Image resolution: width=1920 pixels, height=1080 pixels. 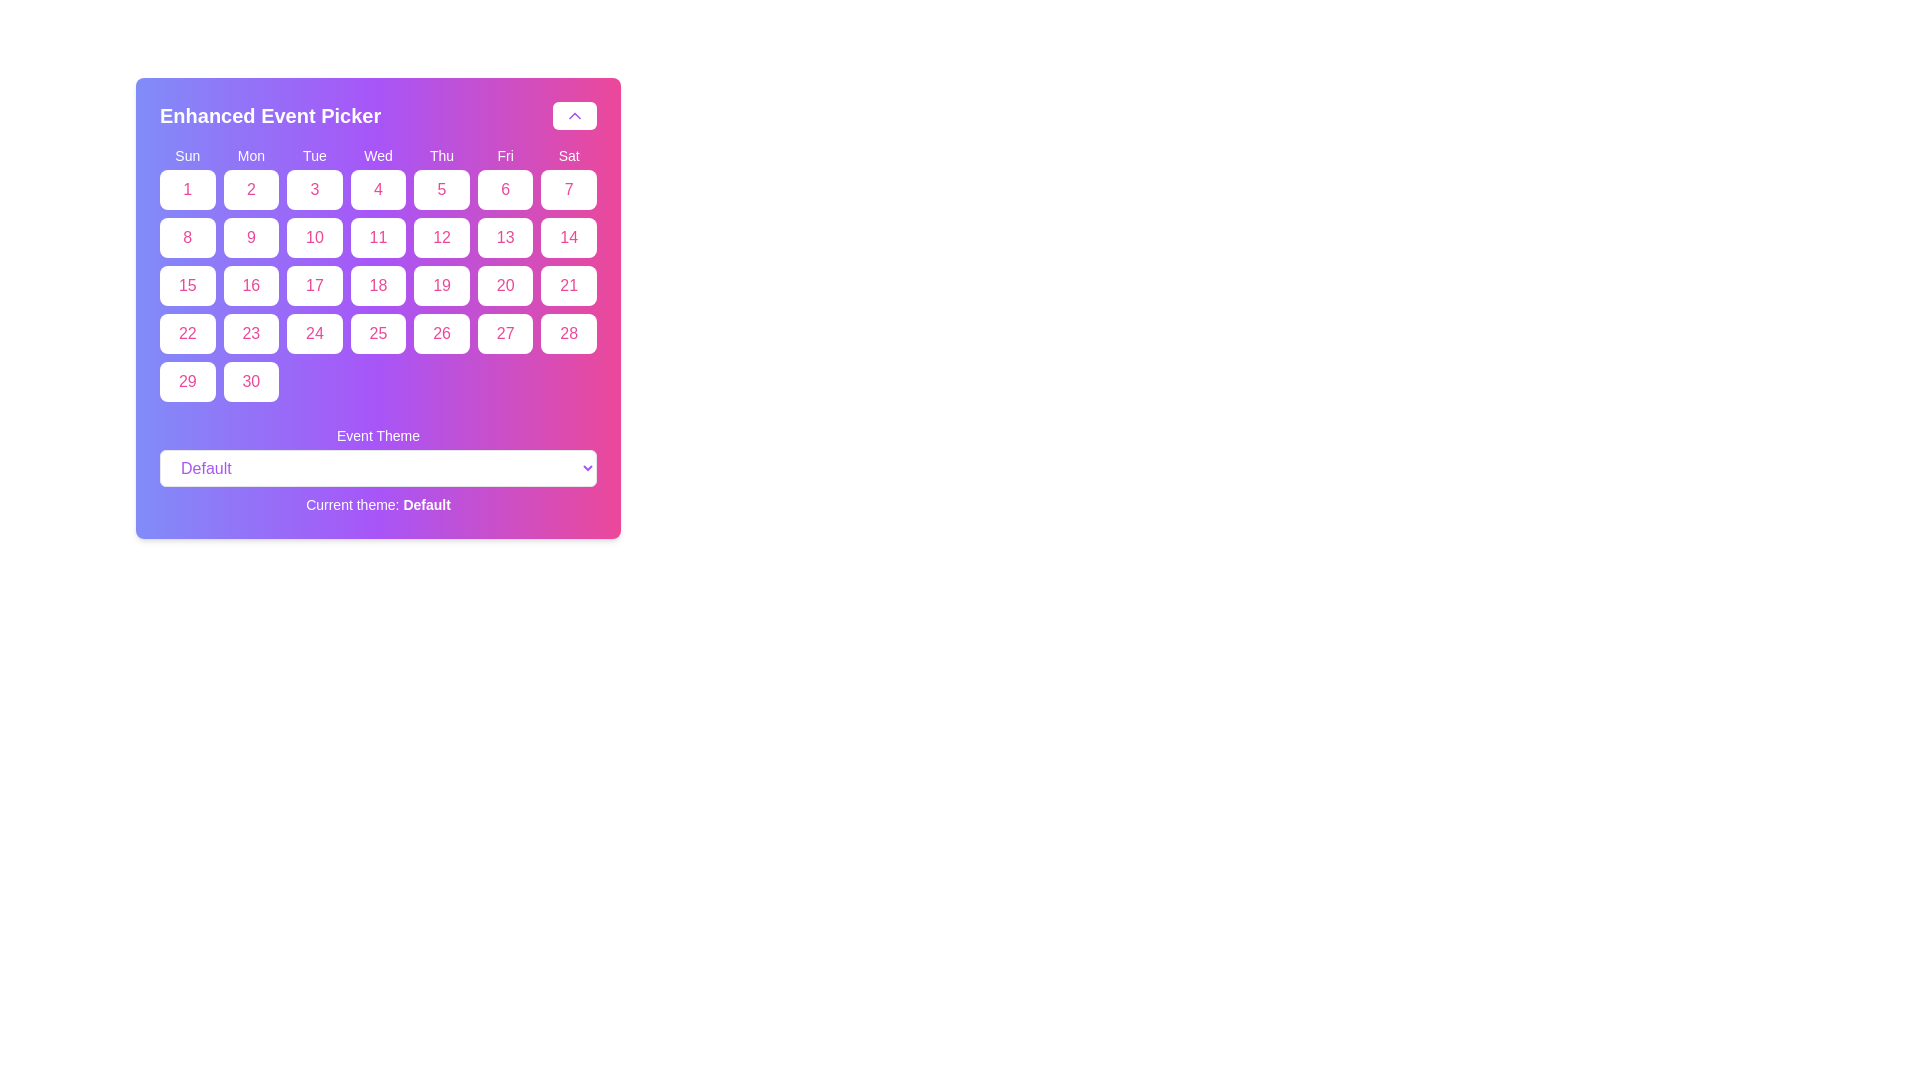 I want to click on the rectangular button displaying the text '10' in pink color, located in the second row and third column of a calendar grid, so click(x=313, y=237).